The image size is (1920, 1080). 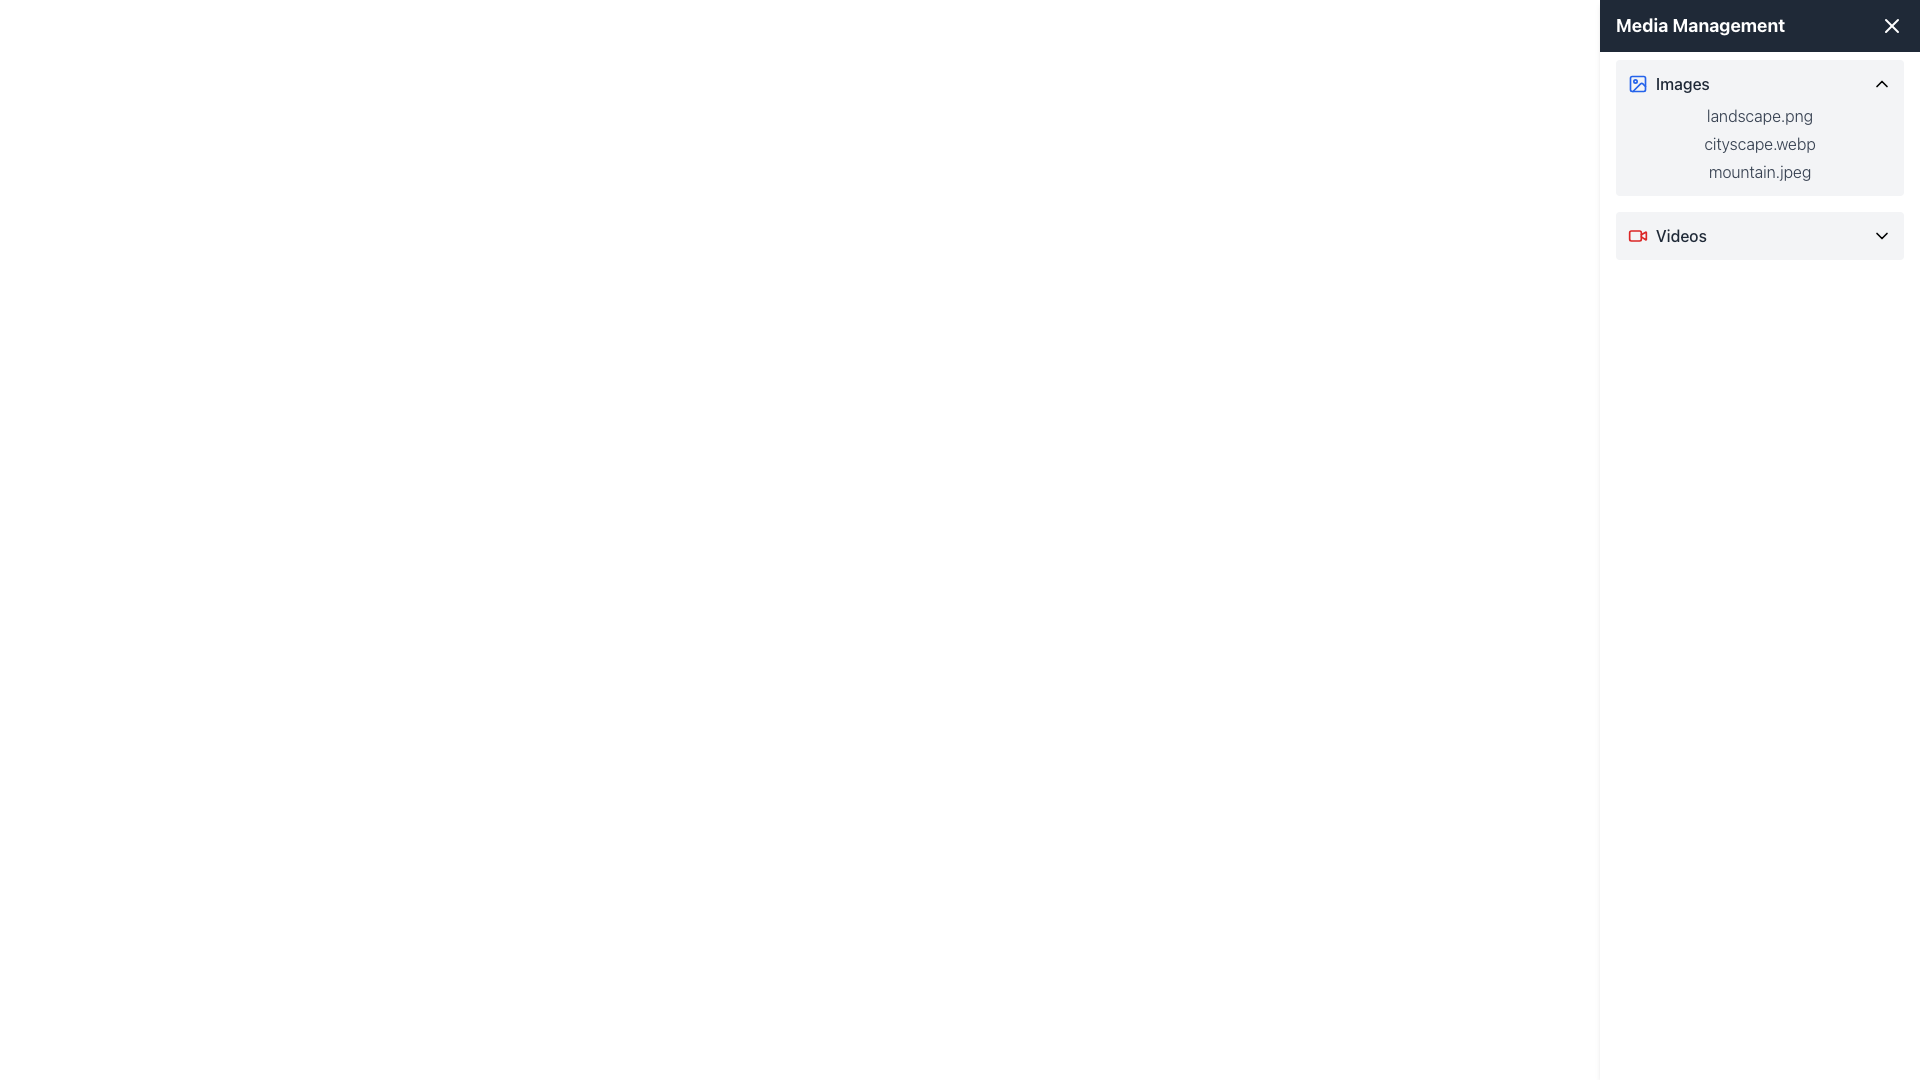 I want to click on the large rectangular graphical component representing image or media content within the icon located at the top-right of the interface, near the 'Media Management' title, so click(x=1637, y=83).